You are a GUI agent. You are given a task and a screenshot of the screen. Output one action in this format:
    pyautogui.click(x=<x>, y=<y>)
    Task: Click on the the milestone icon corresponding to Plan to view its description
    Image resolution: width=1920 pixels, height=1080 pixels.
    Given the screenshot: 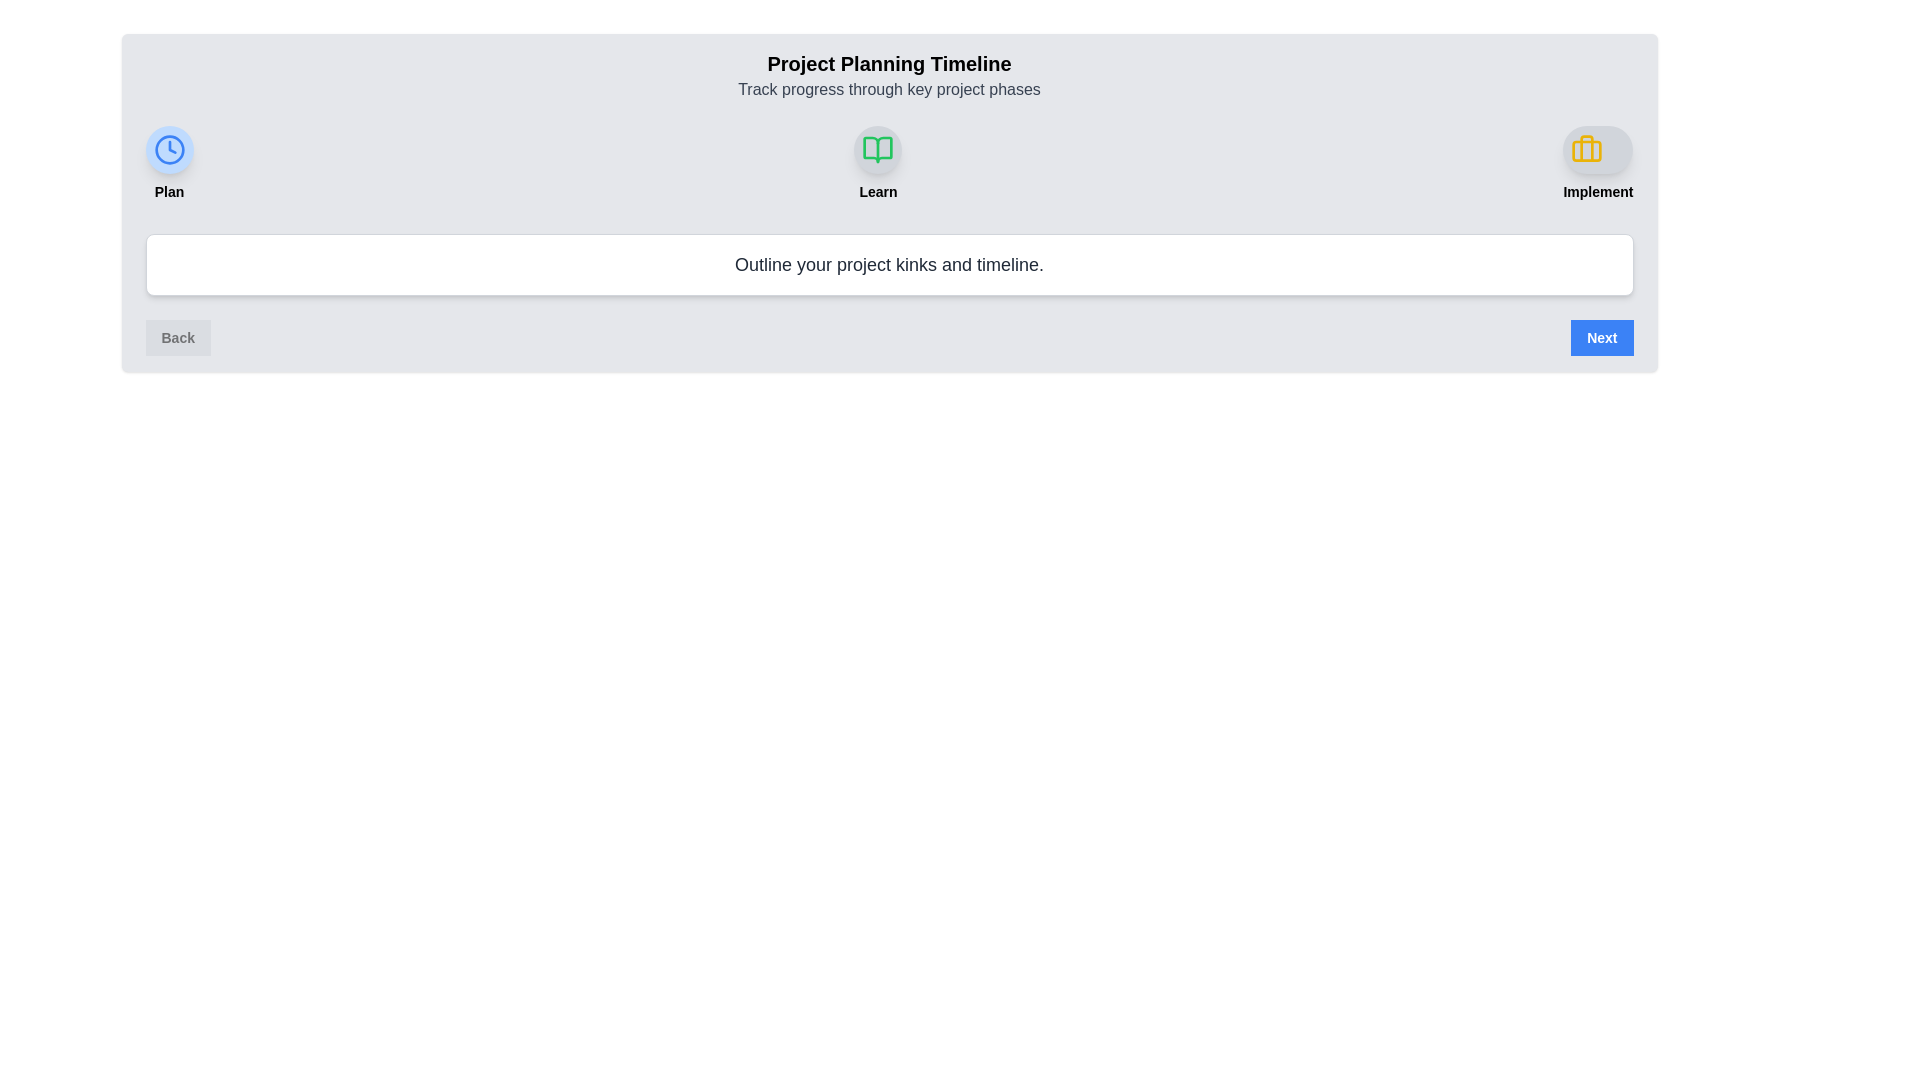 What is the action you would take?
    pyautogui.click(x=169, y=149)
    